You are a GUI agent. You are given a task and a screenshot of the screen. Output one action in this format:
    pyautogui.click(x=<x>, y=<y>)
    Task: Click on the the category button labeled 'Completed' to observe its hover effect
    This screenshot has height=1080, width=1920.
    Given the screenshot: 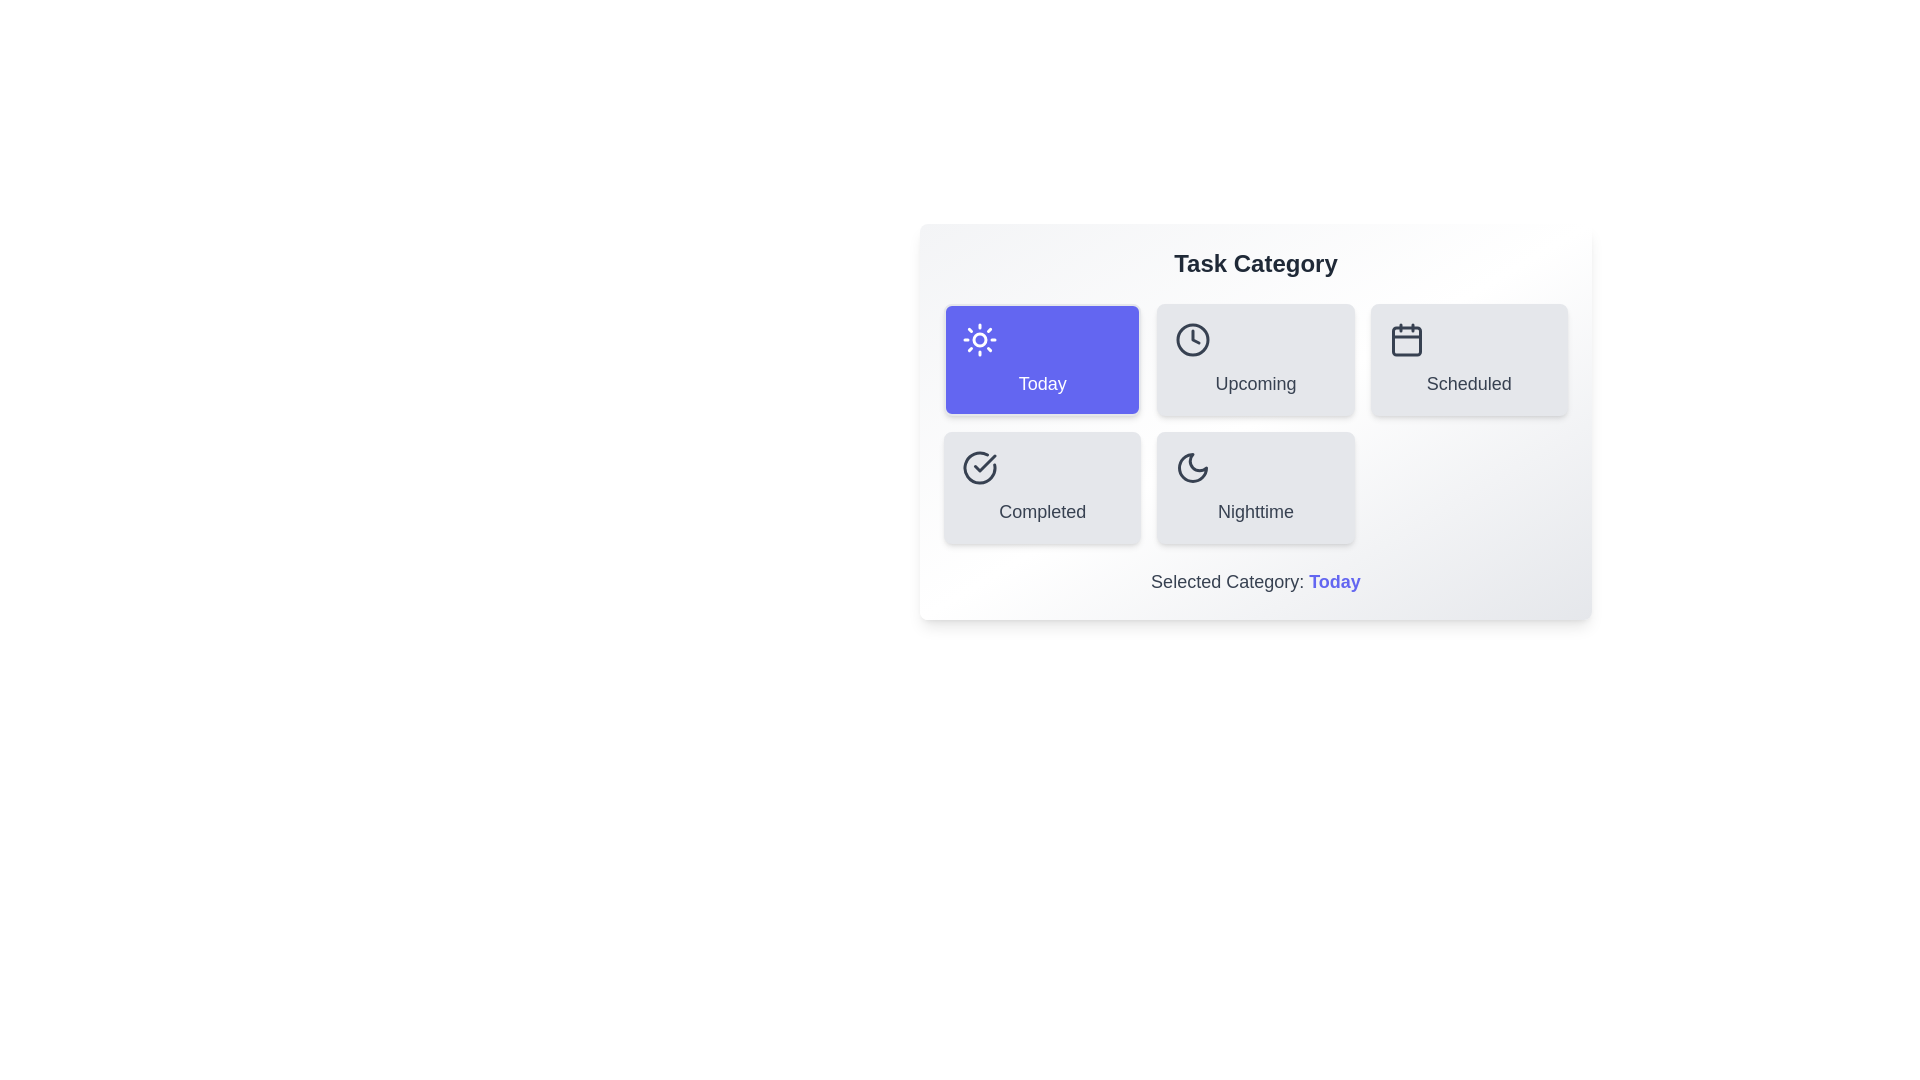 What is the action you would take?
    pyautogui.click(x=1041, y=488)
    